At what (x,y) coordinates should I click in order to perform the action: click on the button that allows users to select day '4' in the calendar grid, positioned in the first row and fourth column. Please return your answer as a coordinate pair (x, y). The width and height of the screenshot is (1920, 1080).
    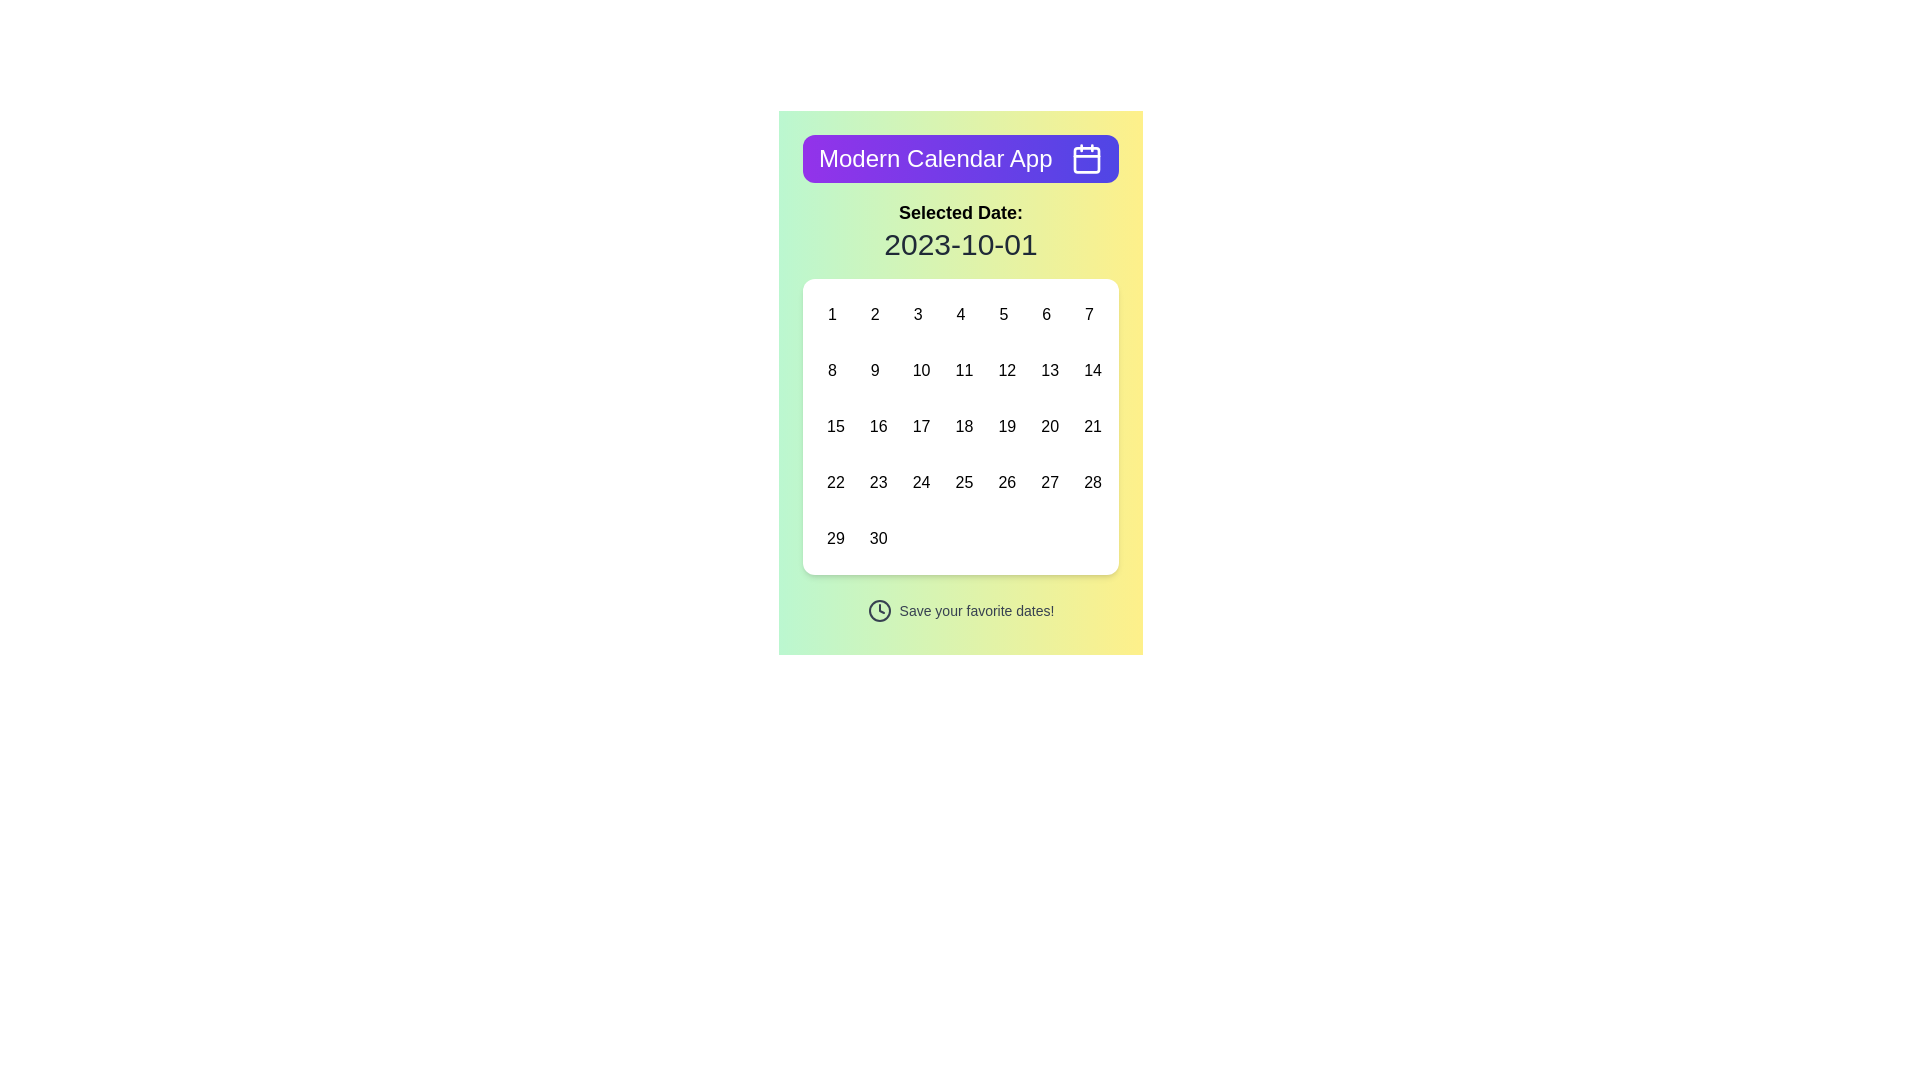
    Looking at the image, I should click on (960, 315).